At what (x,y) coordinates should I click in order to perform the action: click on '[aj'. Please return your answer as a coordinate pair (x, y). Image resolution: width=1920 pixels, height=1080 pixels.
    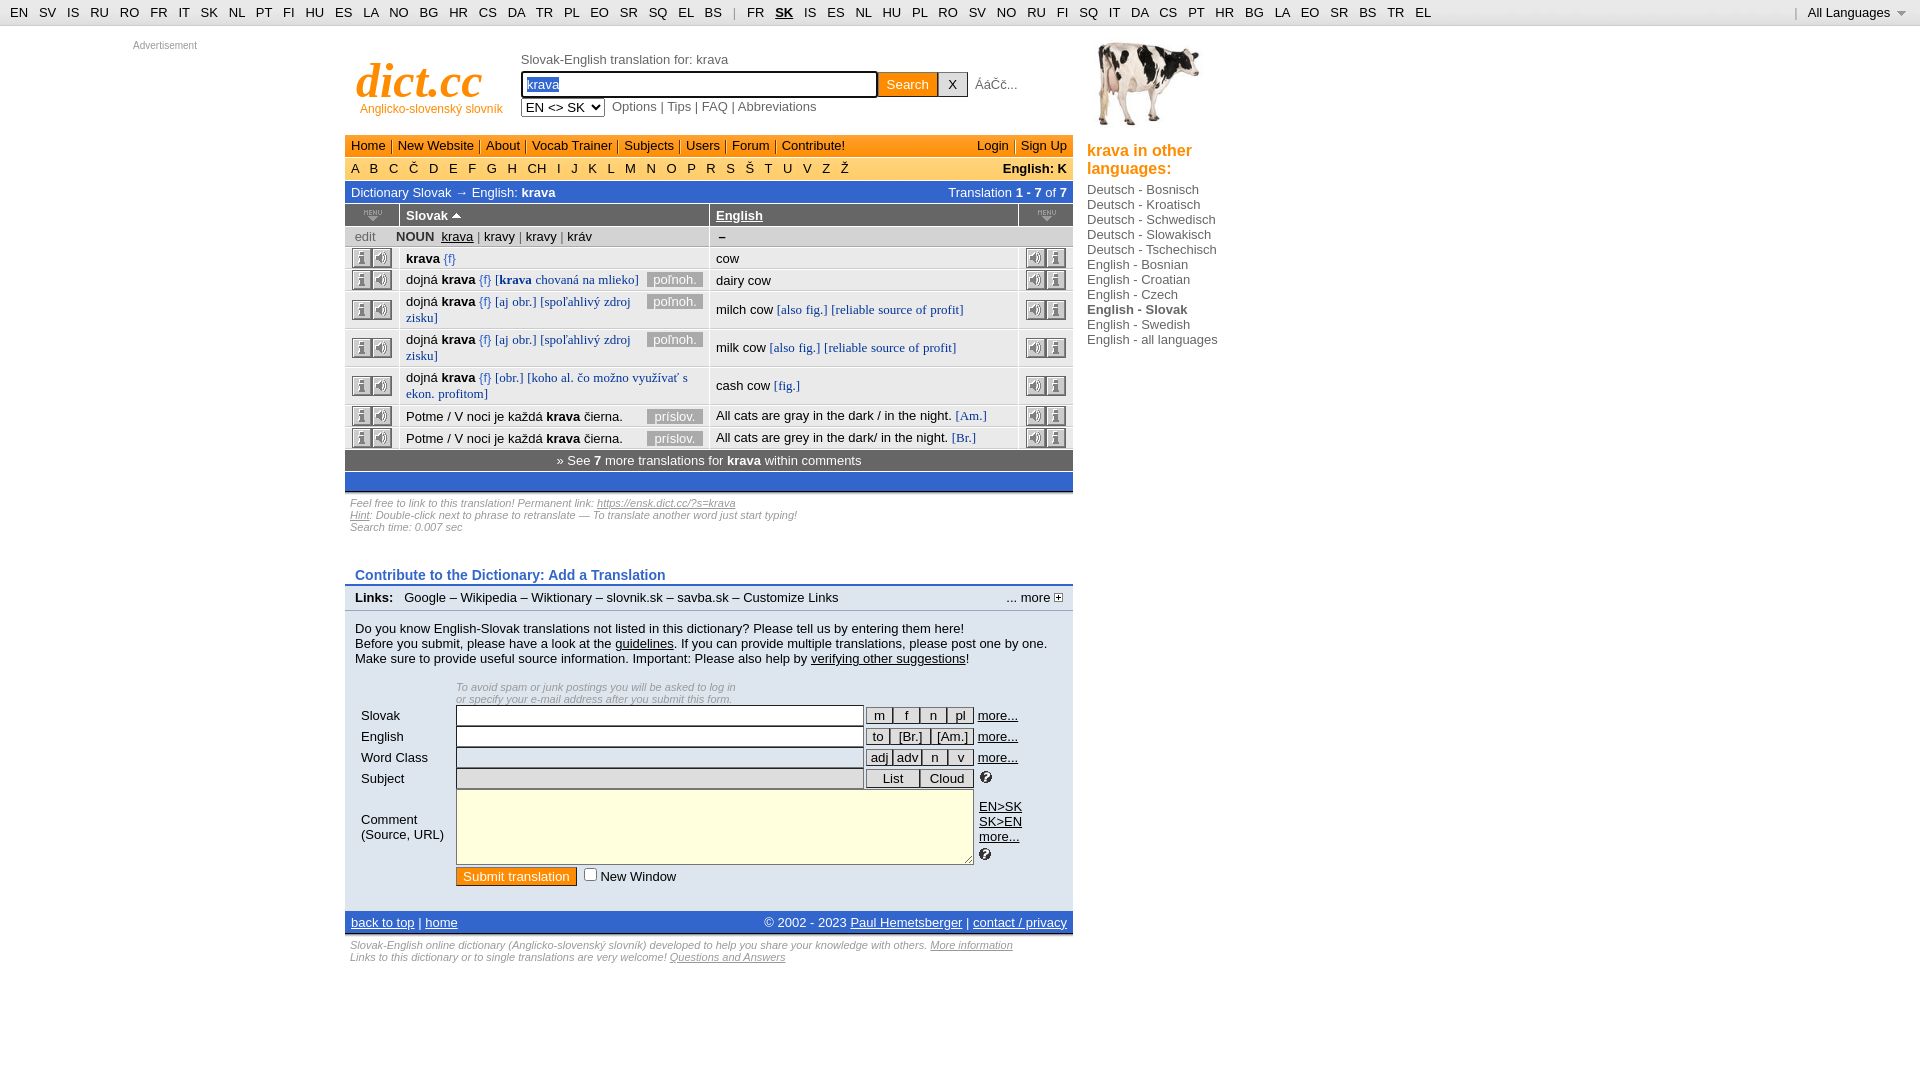
    Looking at the image, I should click on (502, 301).